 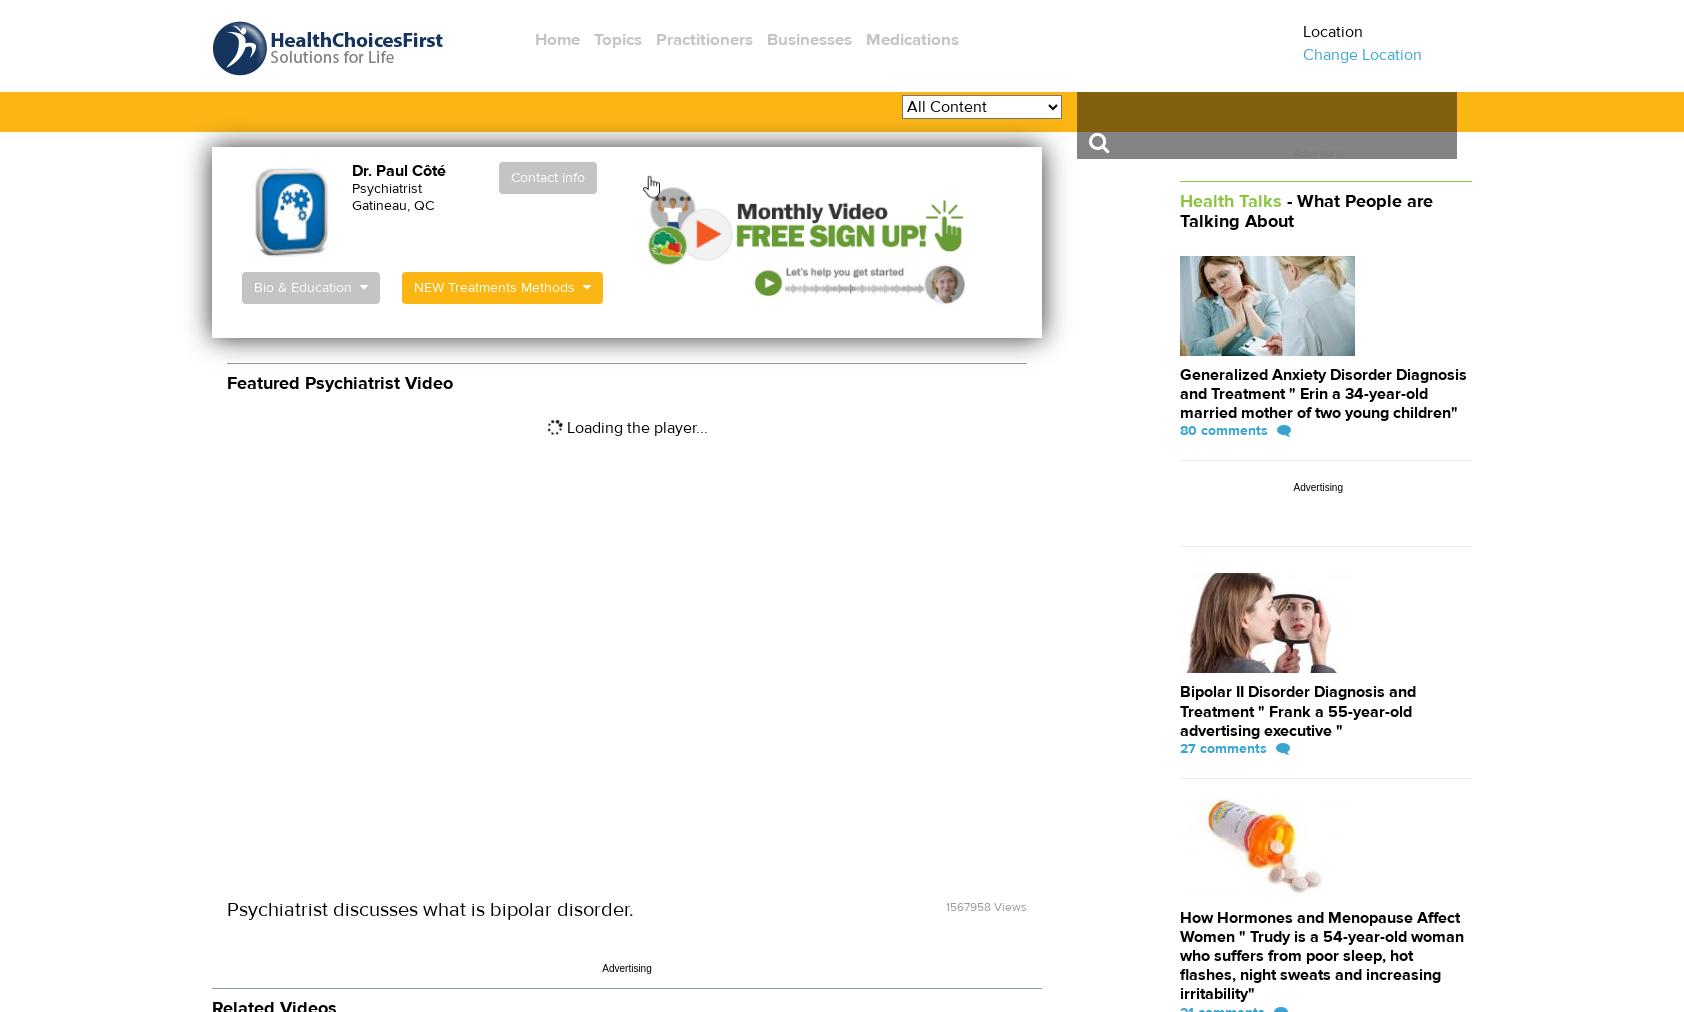 What do you see at coordinates (1222, 747) in the screenshot?
I see `'27 comments'` at bounding box center [1222, 747].